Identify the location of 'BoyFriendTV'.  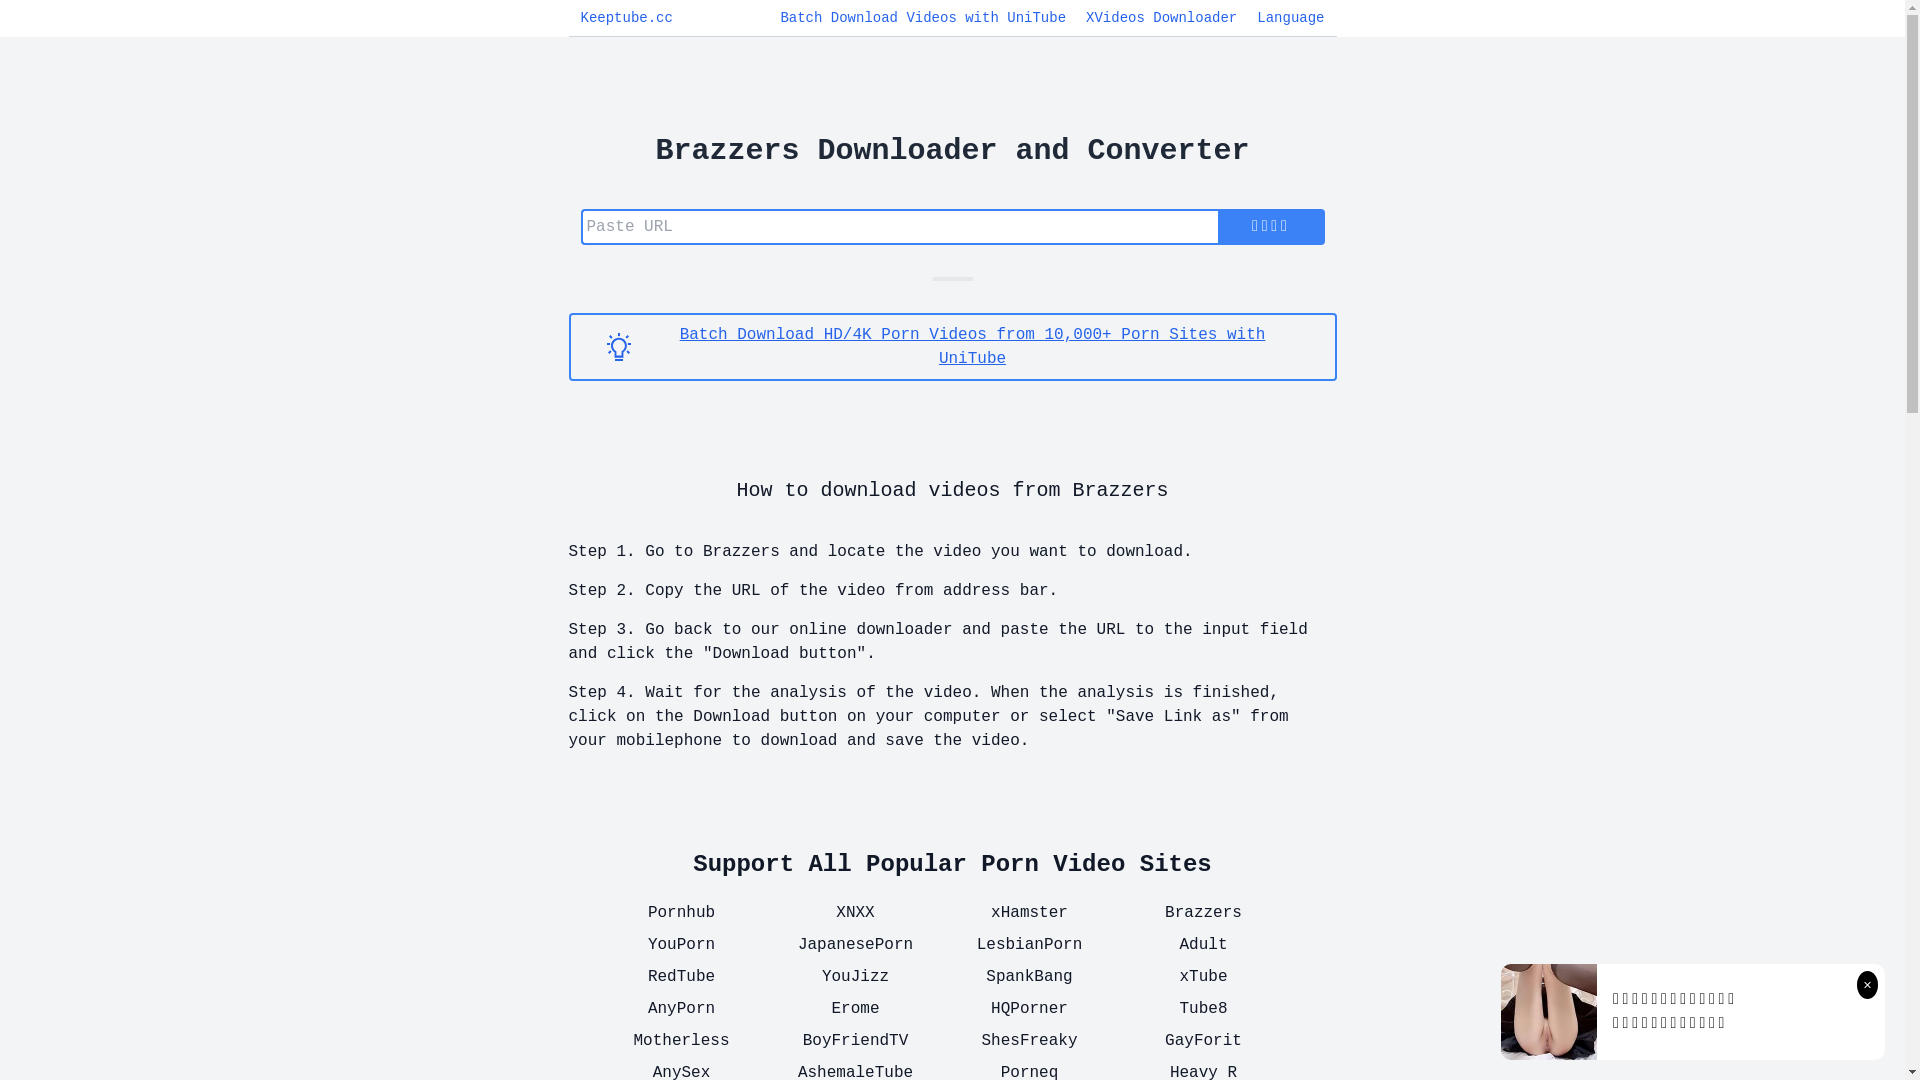
(854, 1040).